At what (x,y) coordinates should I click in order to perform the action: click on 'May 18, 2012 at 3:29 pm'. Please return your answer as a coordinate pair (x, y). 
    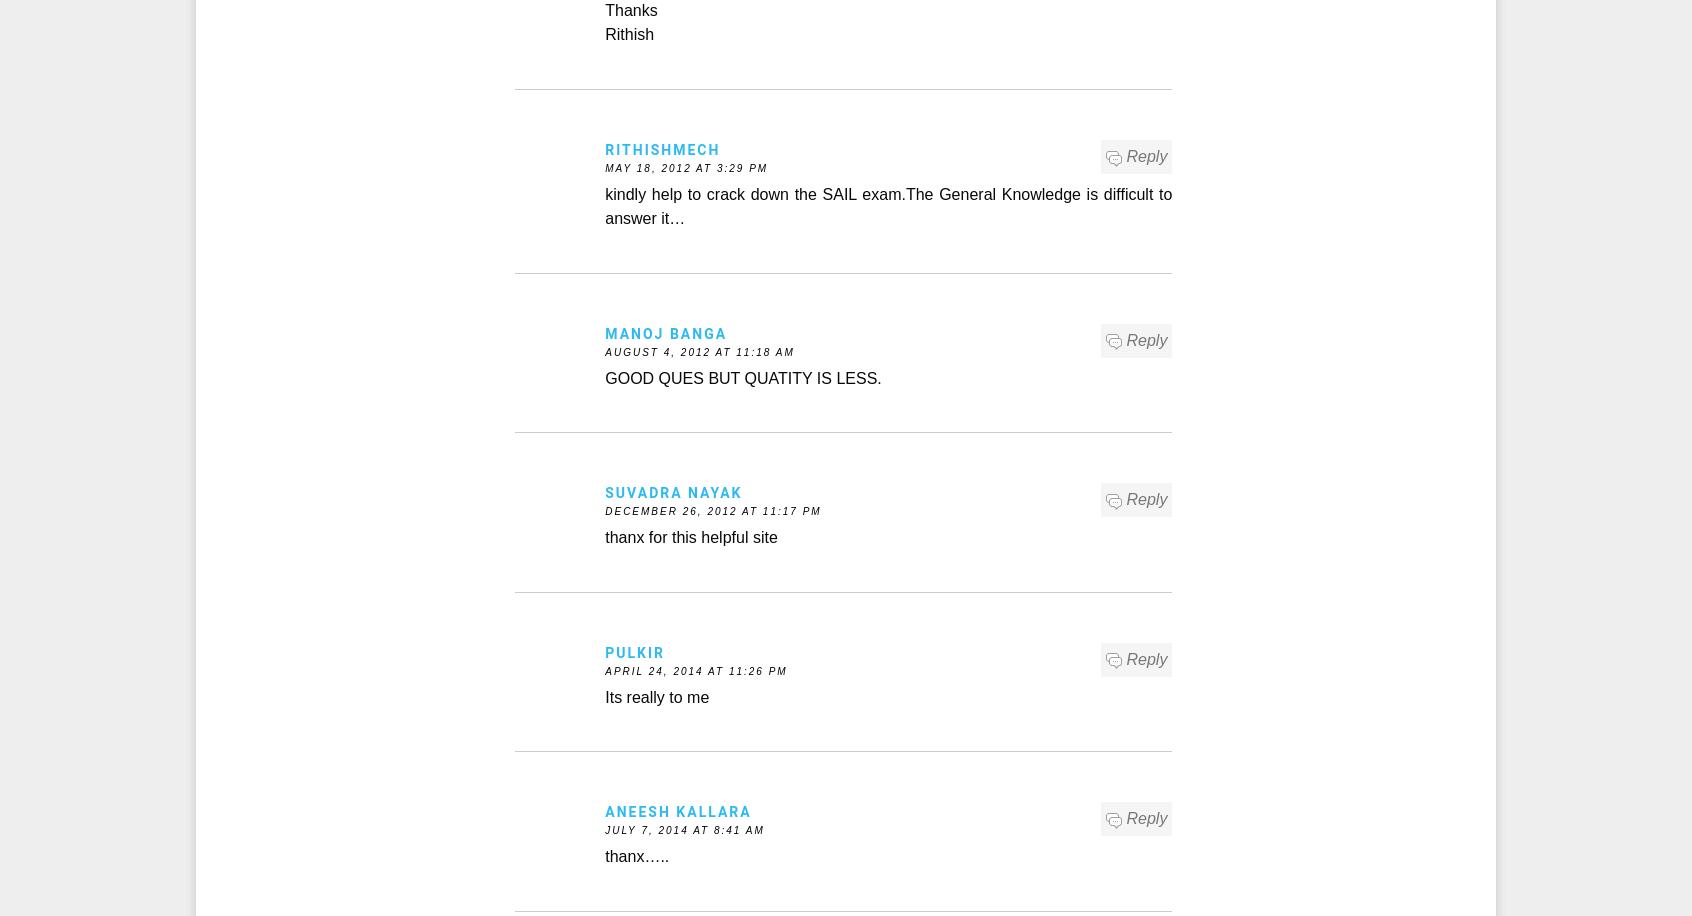
    Looking at the image, I should click on (686, 168).